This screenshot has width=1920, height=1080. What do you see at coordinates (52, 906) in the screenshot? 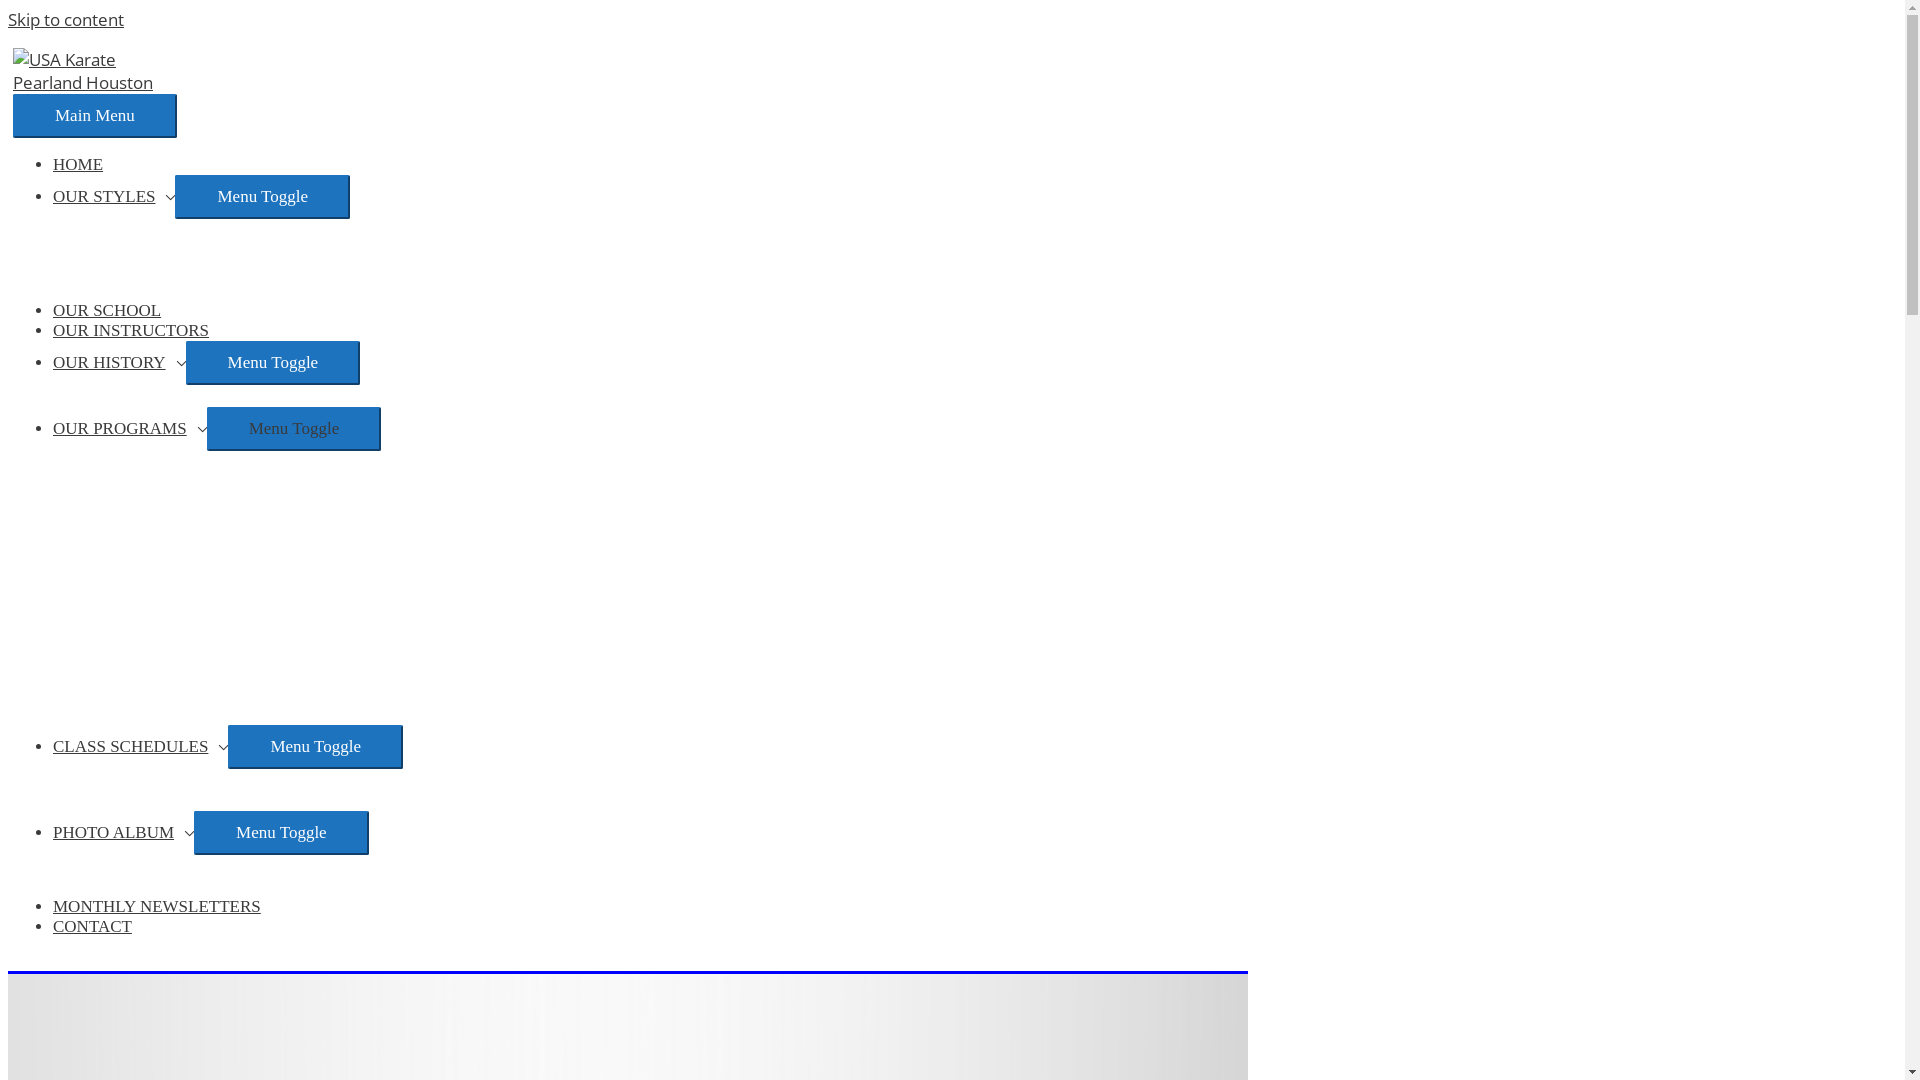
I see `'MONTHLY NEWSLETTERS'` at bounding box center [52, 906].